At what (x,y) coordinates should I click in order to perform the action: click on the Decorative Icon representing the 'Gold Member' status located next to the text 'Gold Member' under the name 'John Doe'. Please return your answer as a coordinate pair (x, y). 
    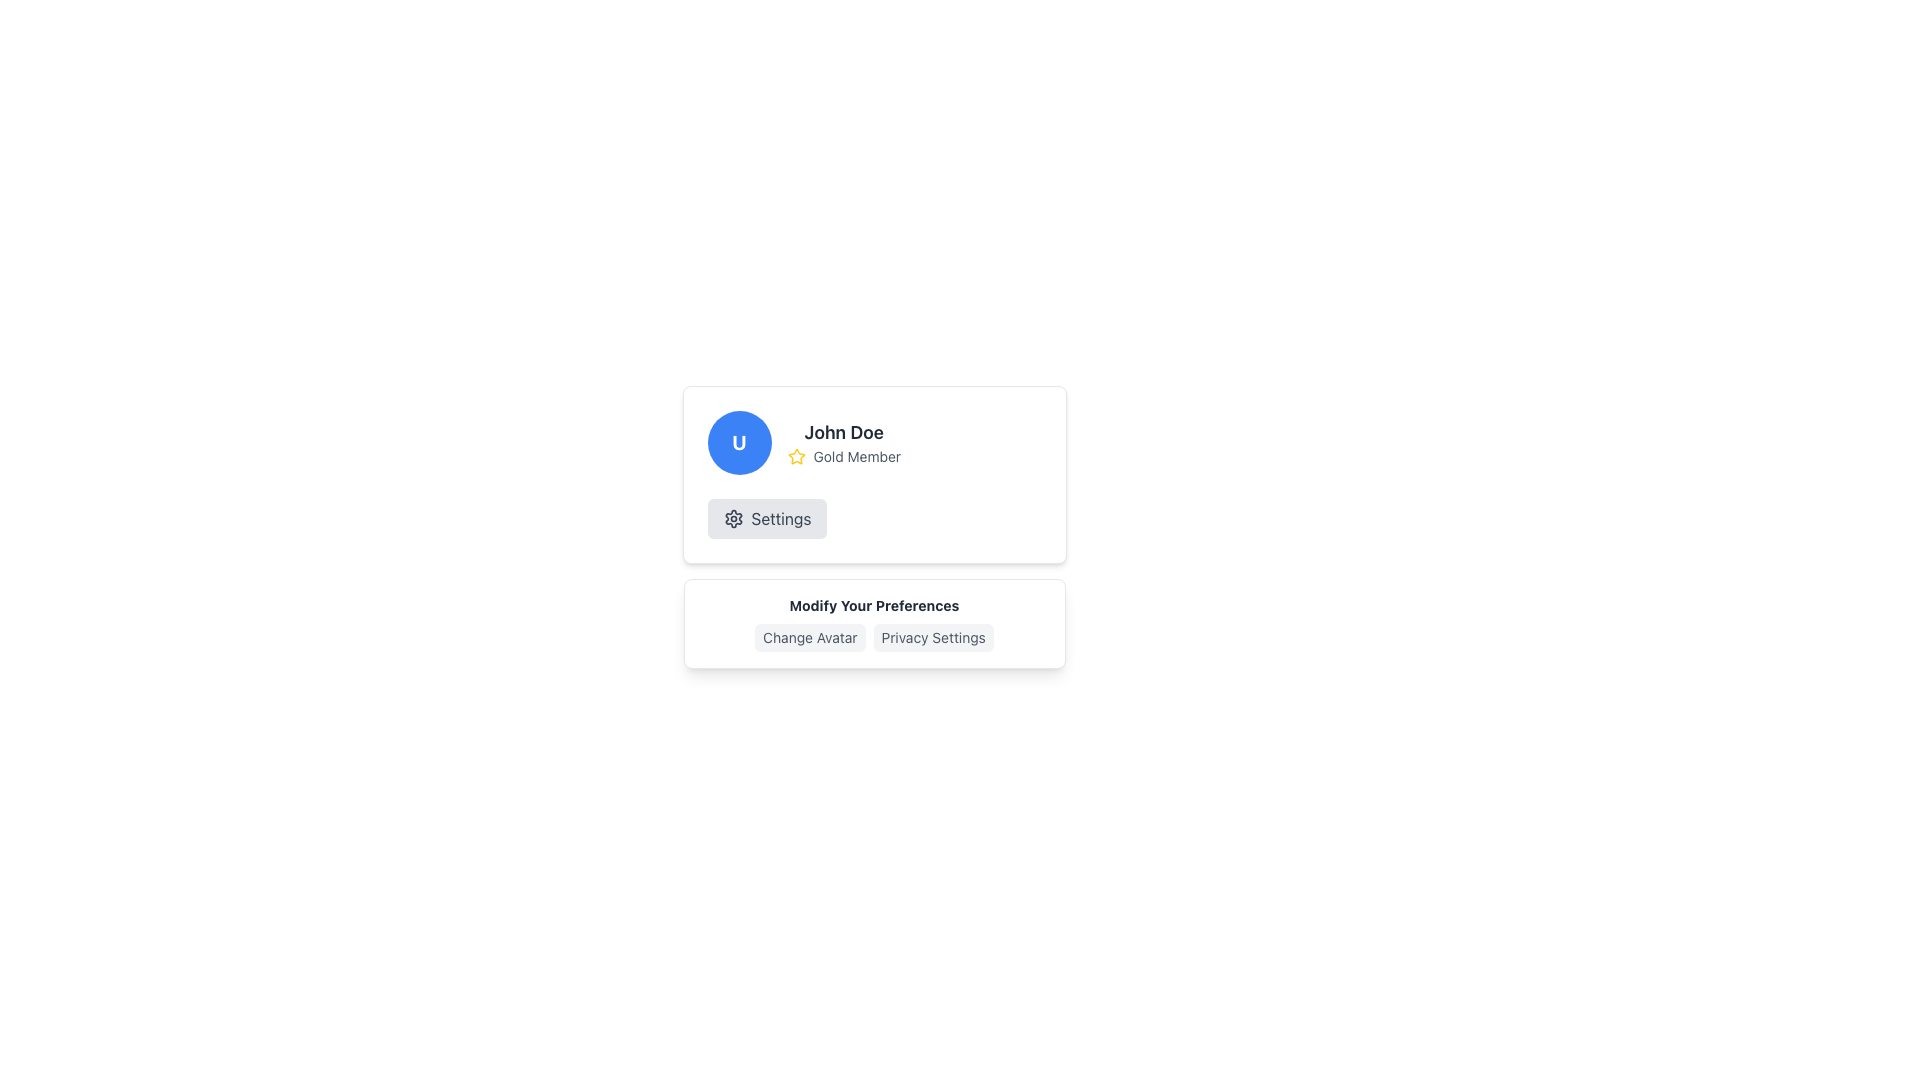
    Looking at the image, I should click on (795, 456).